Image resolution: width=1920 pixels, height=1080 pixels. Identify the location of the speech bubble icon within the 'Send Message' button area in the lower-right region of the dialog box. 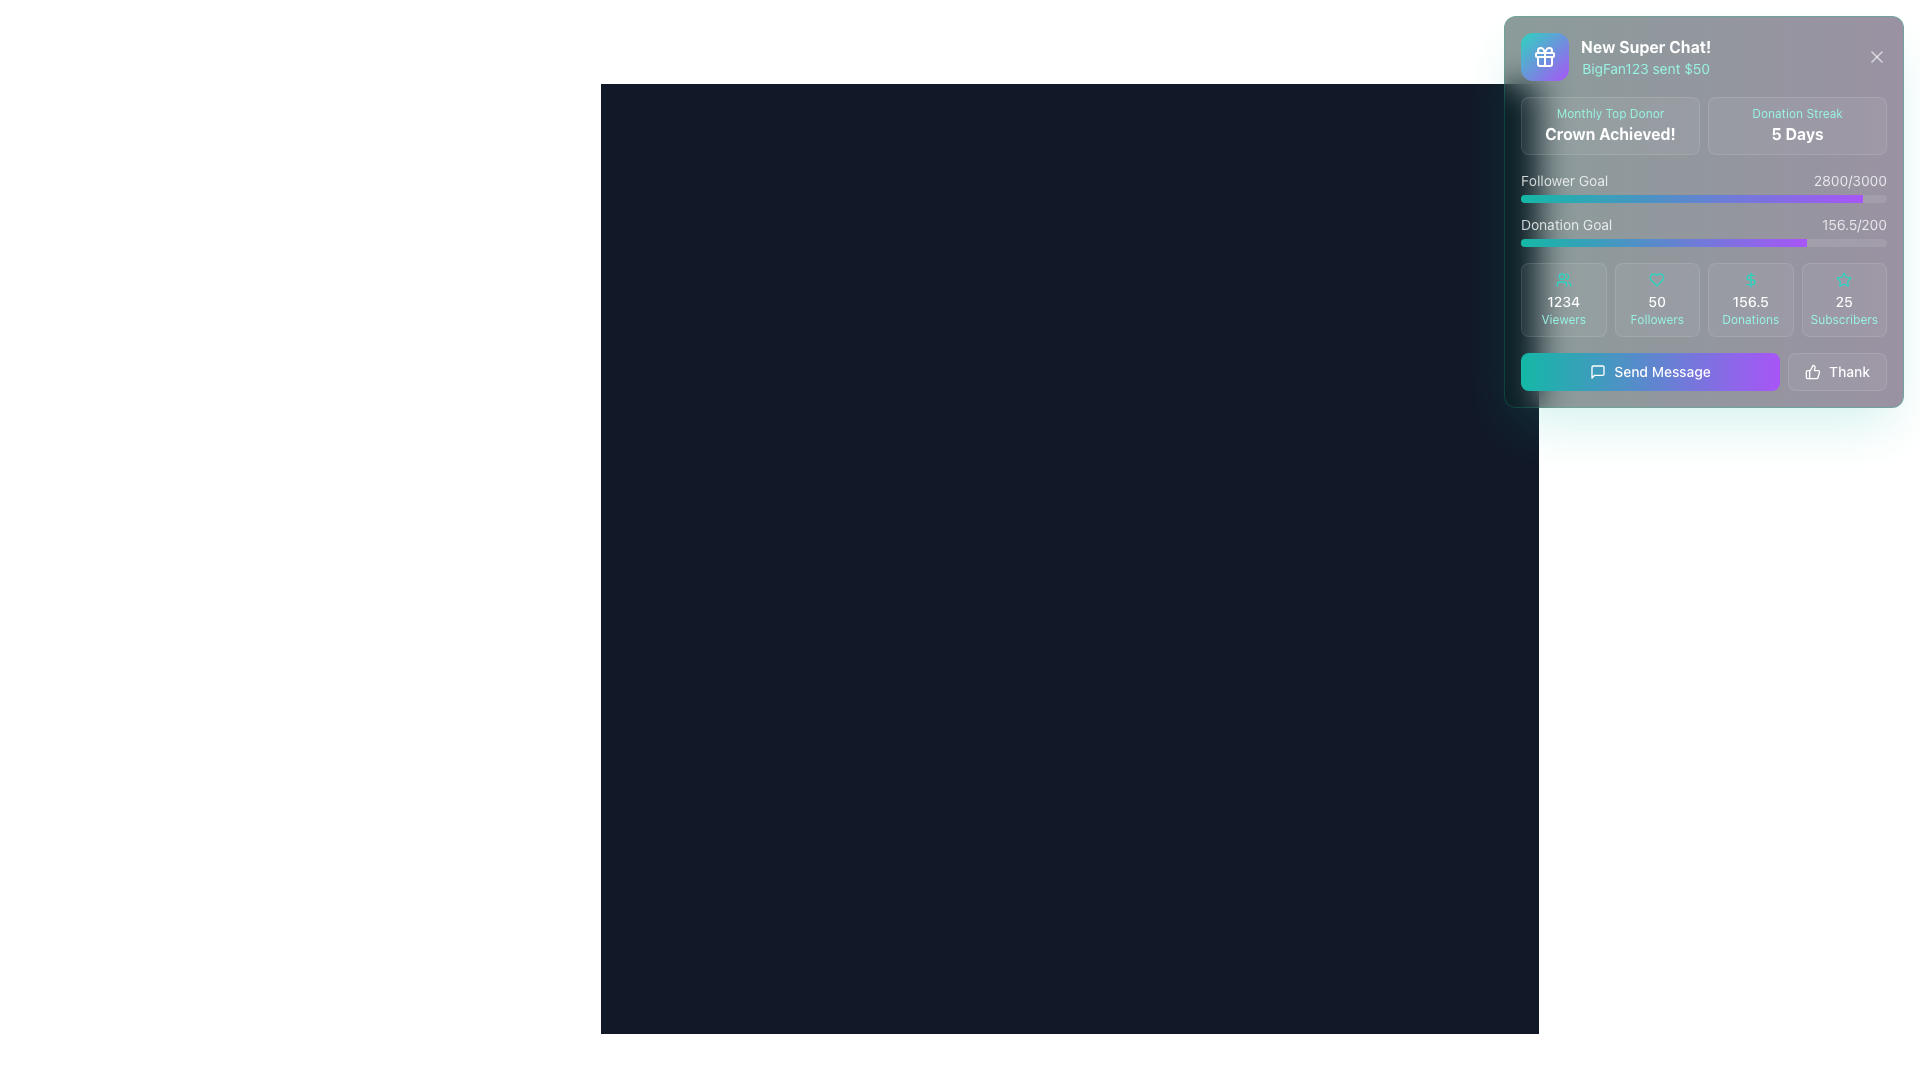
(1597, 371).